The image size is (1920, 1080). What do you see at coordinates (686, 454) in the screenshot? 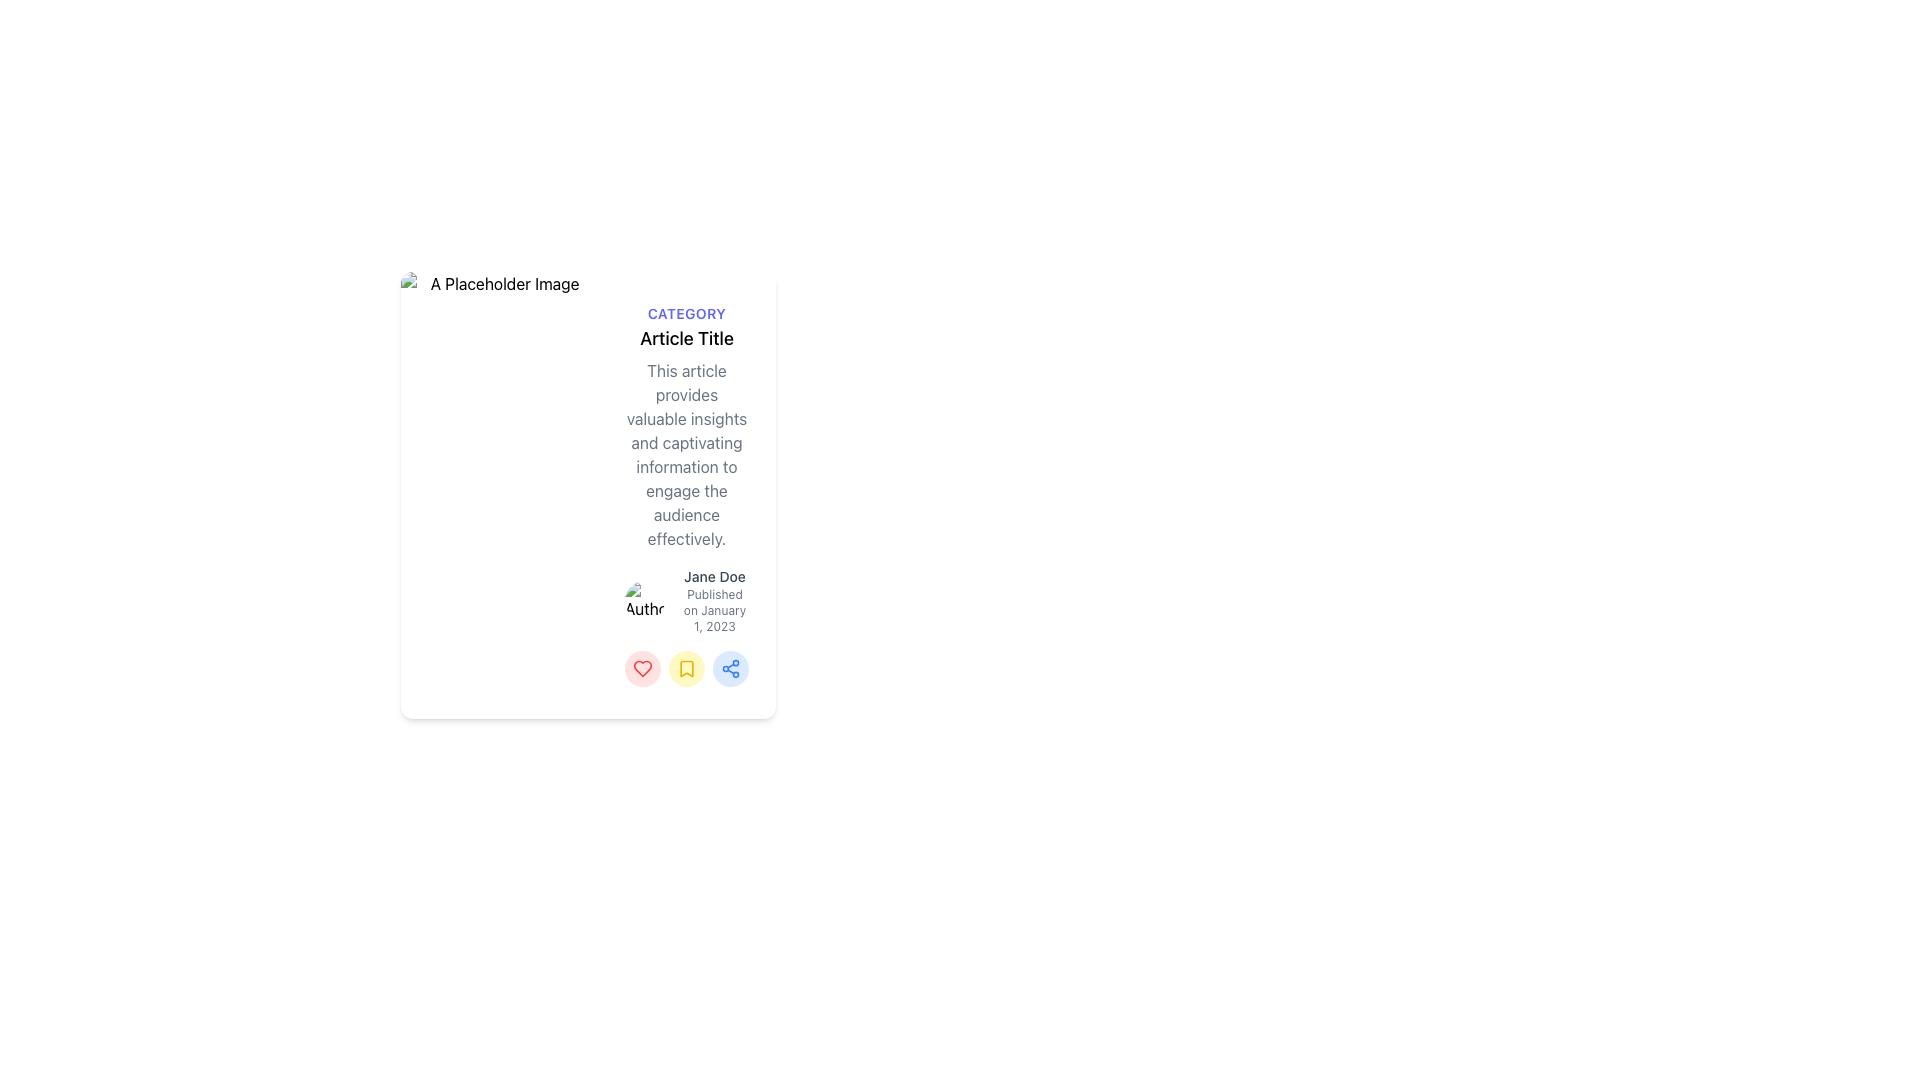
I see `the text element that provides a summary of the article, located below the title 'Article Title' and above the author metadata` at bounding box center [686, 454].